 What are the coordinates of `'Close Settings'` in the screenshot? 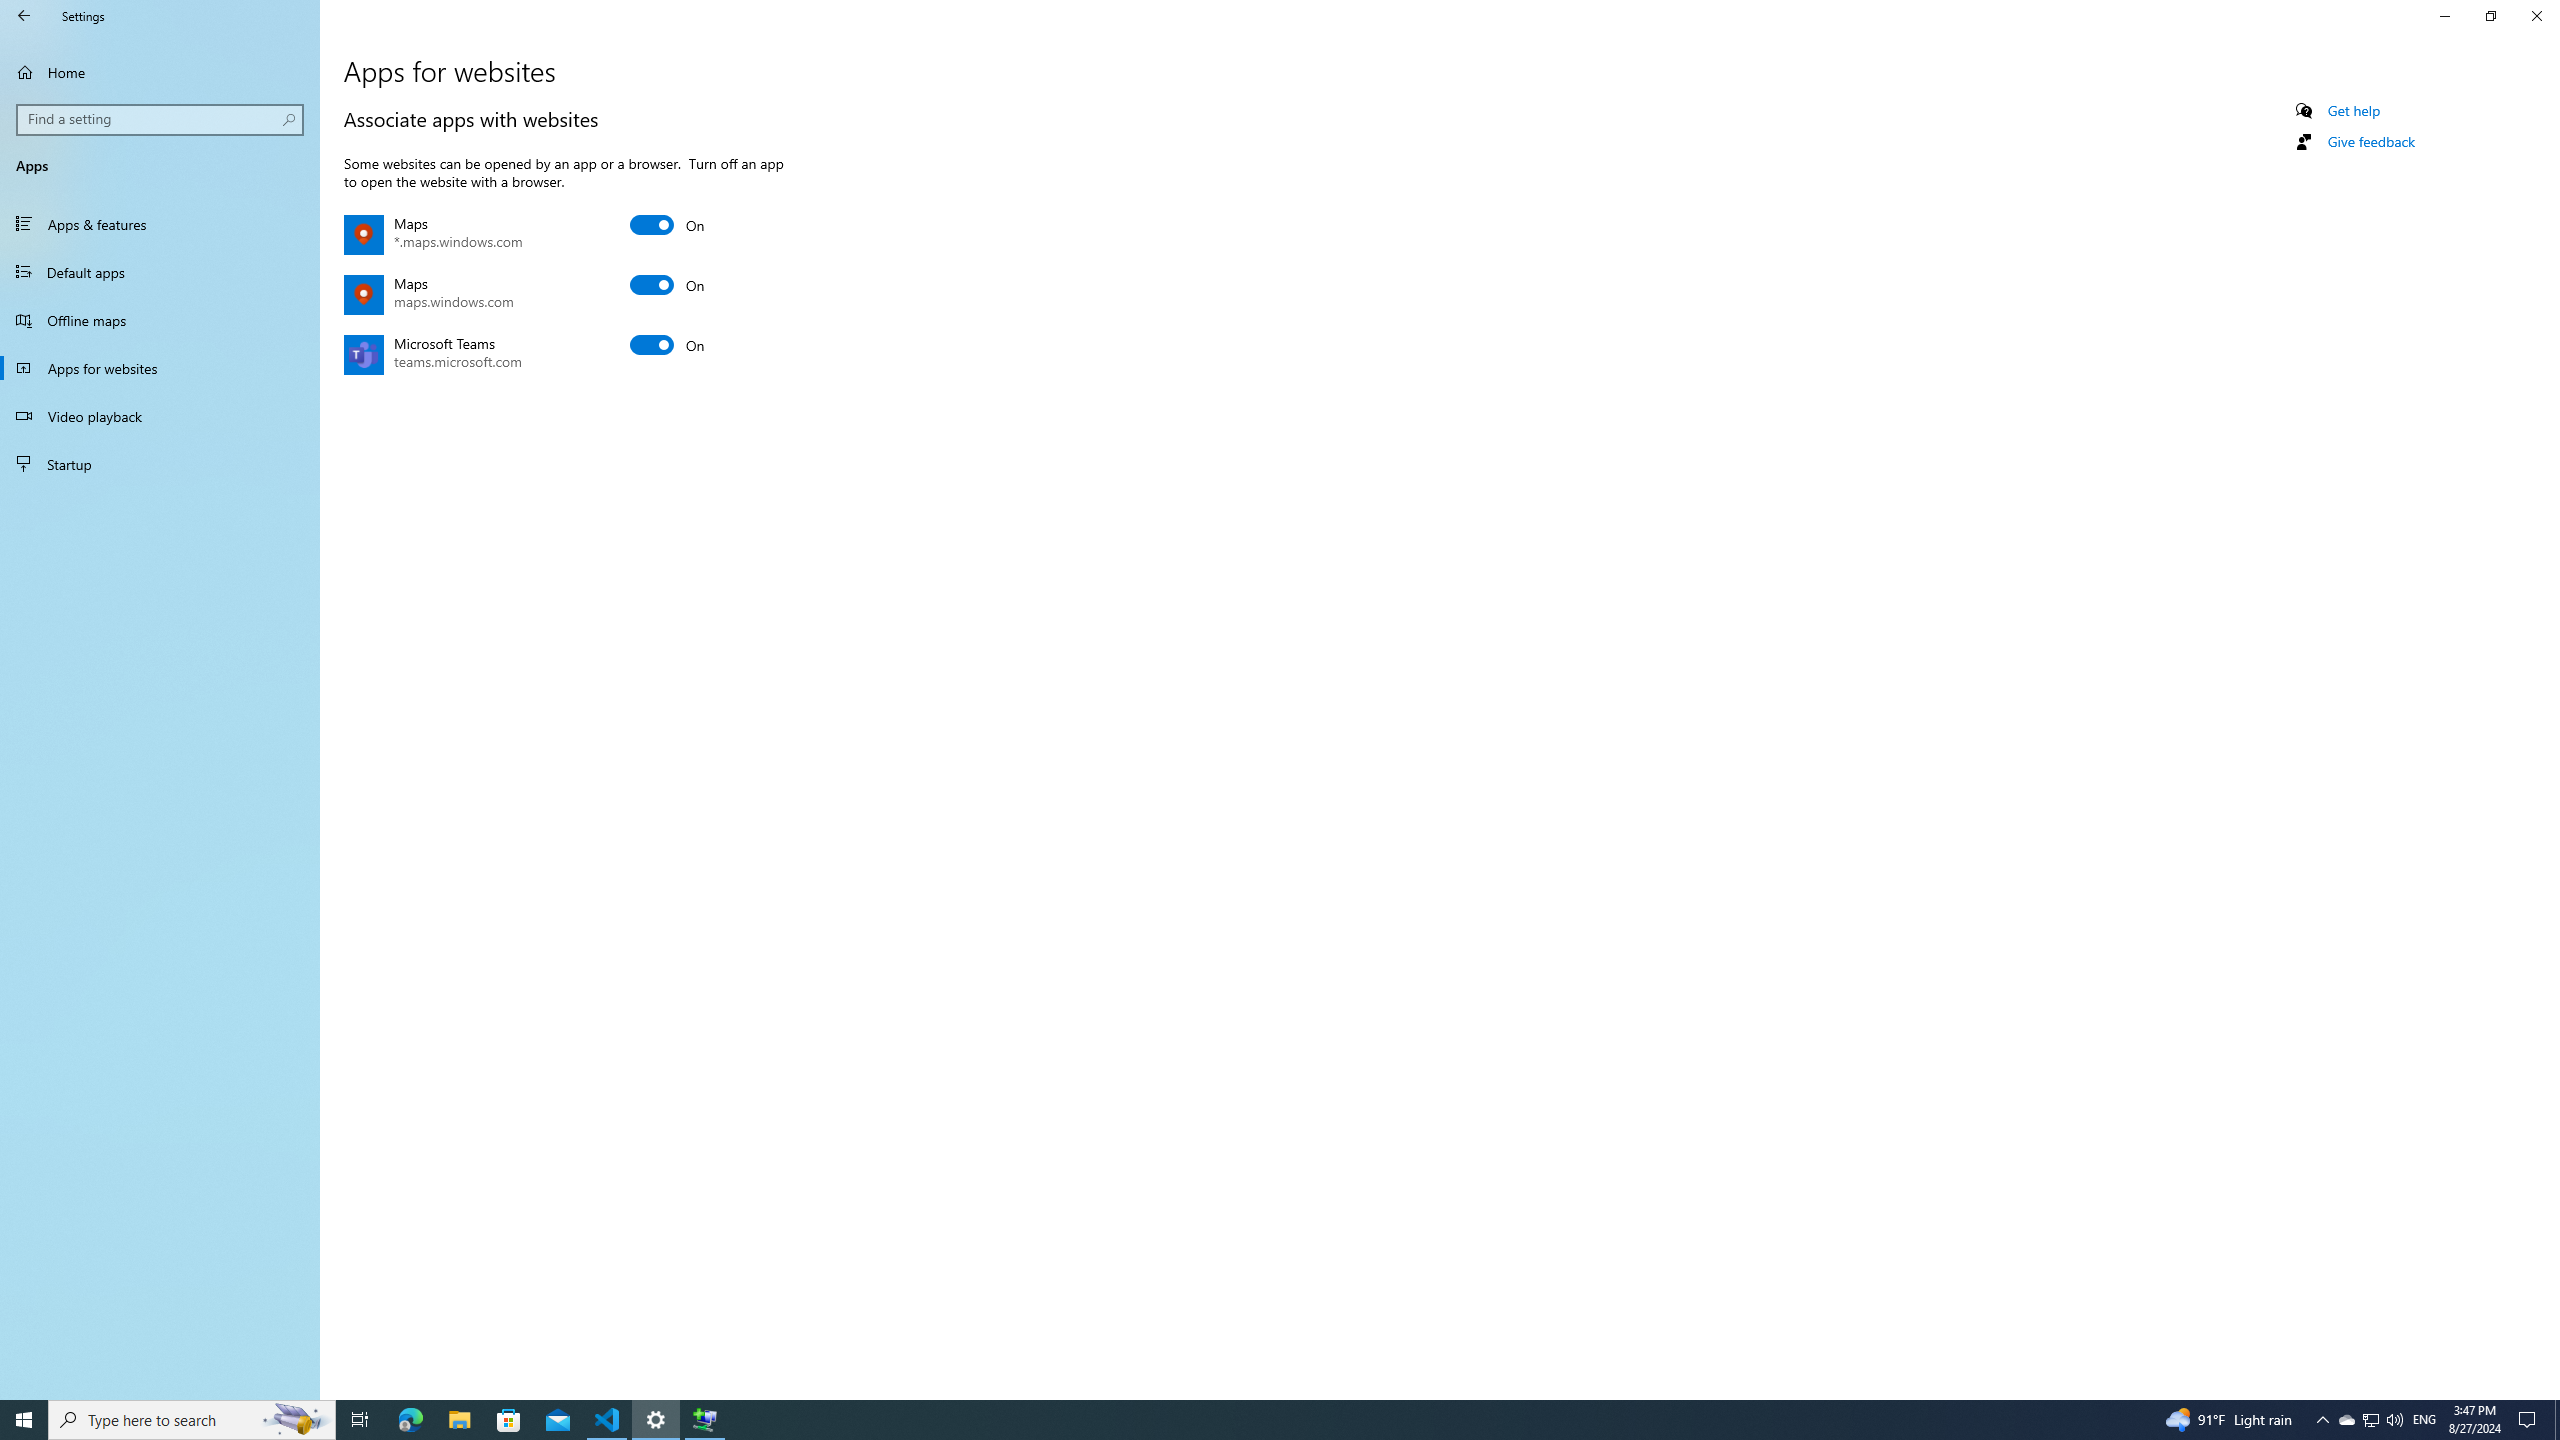 It's located at (2535, 15).